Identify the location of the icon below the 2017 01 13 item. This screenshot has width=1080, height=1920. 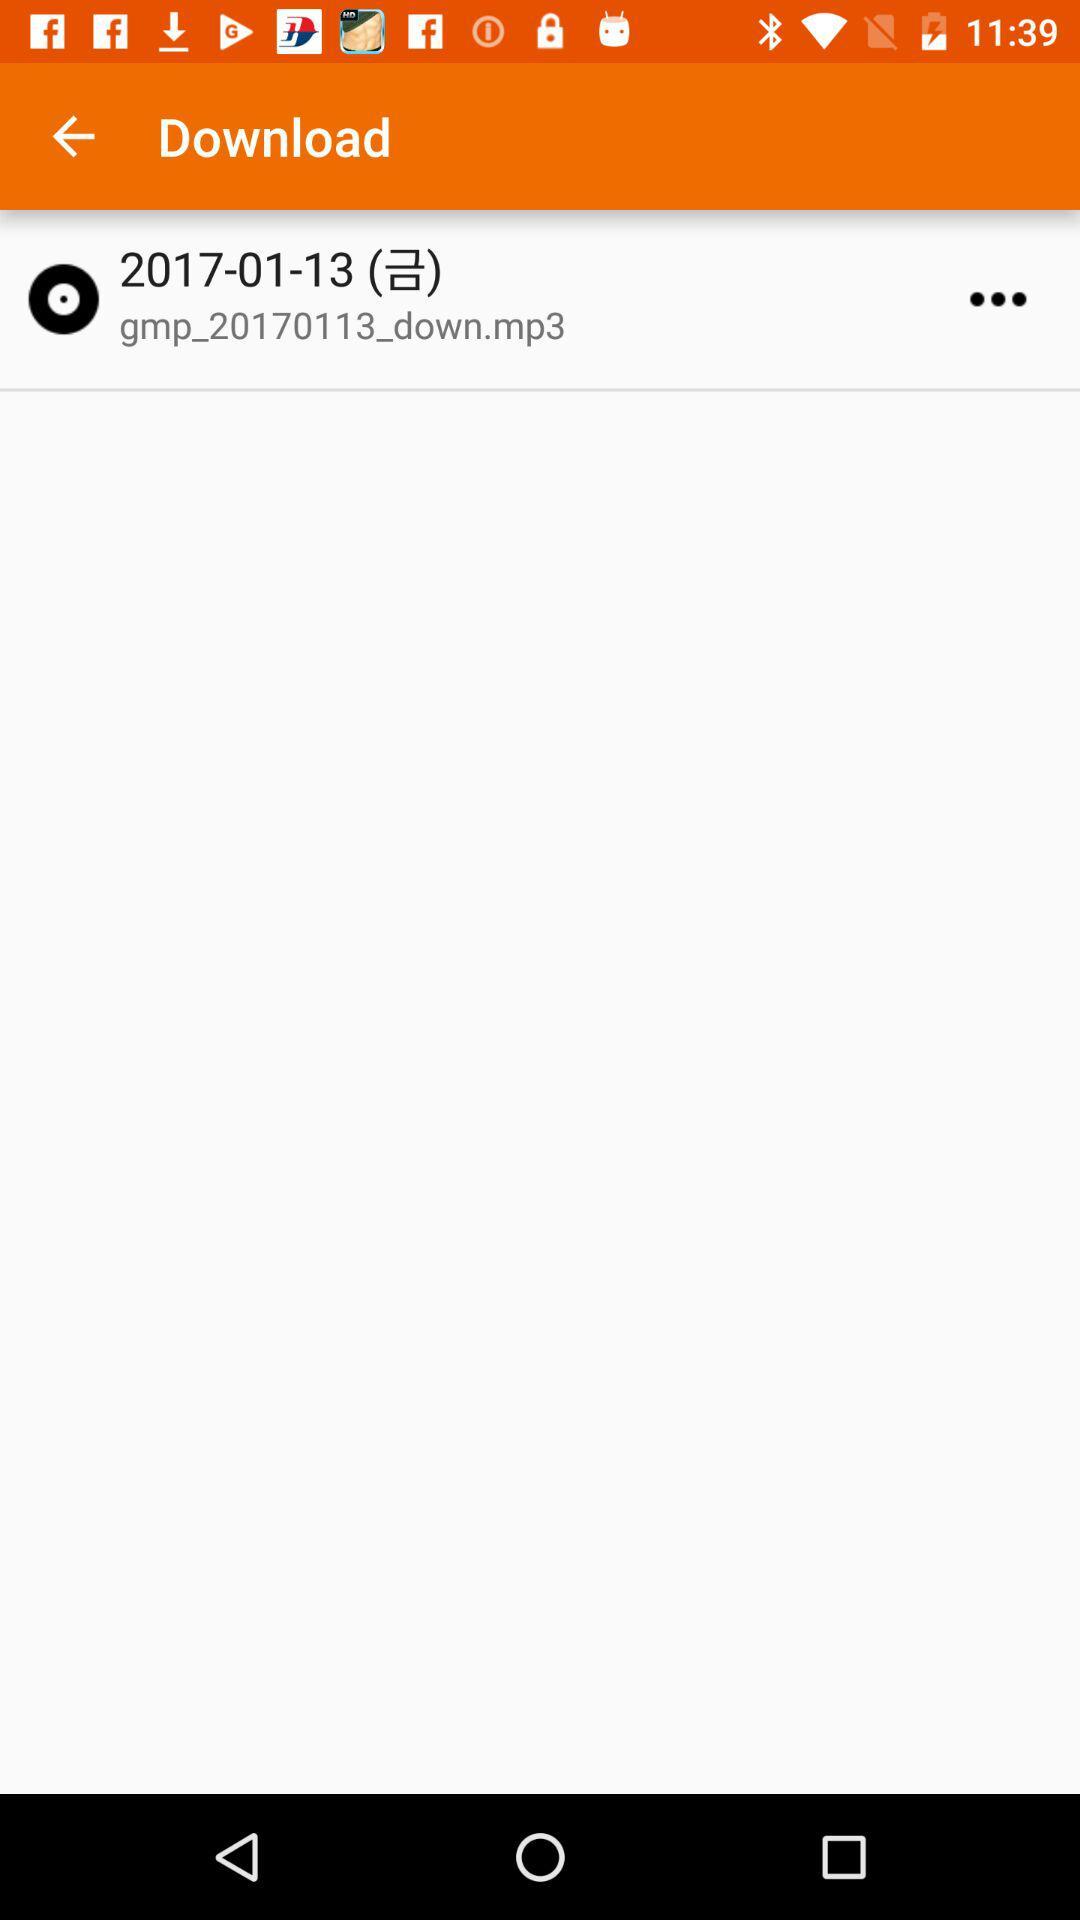
(549, 324).